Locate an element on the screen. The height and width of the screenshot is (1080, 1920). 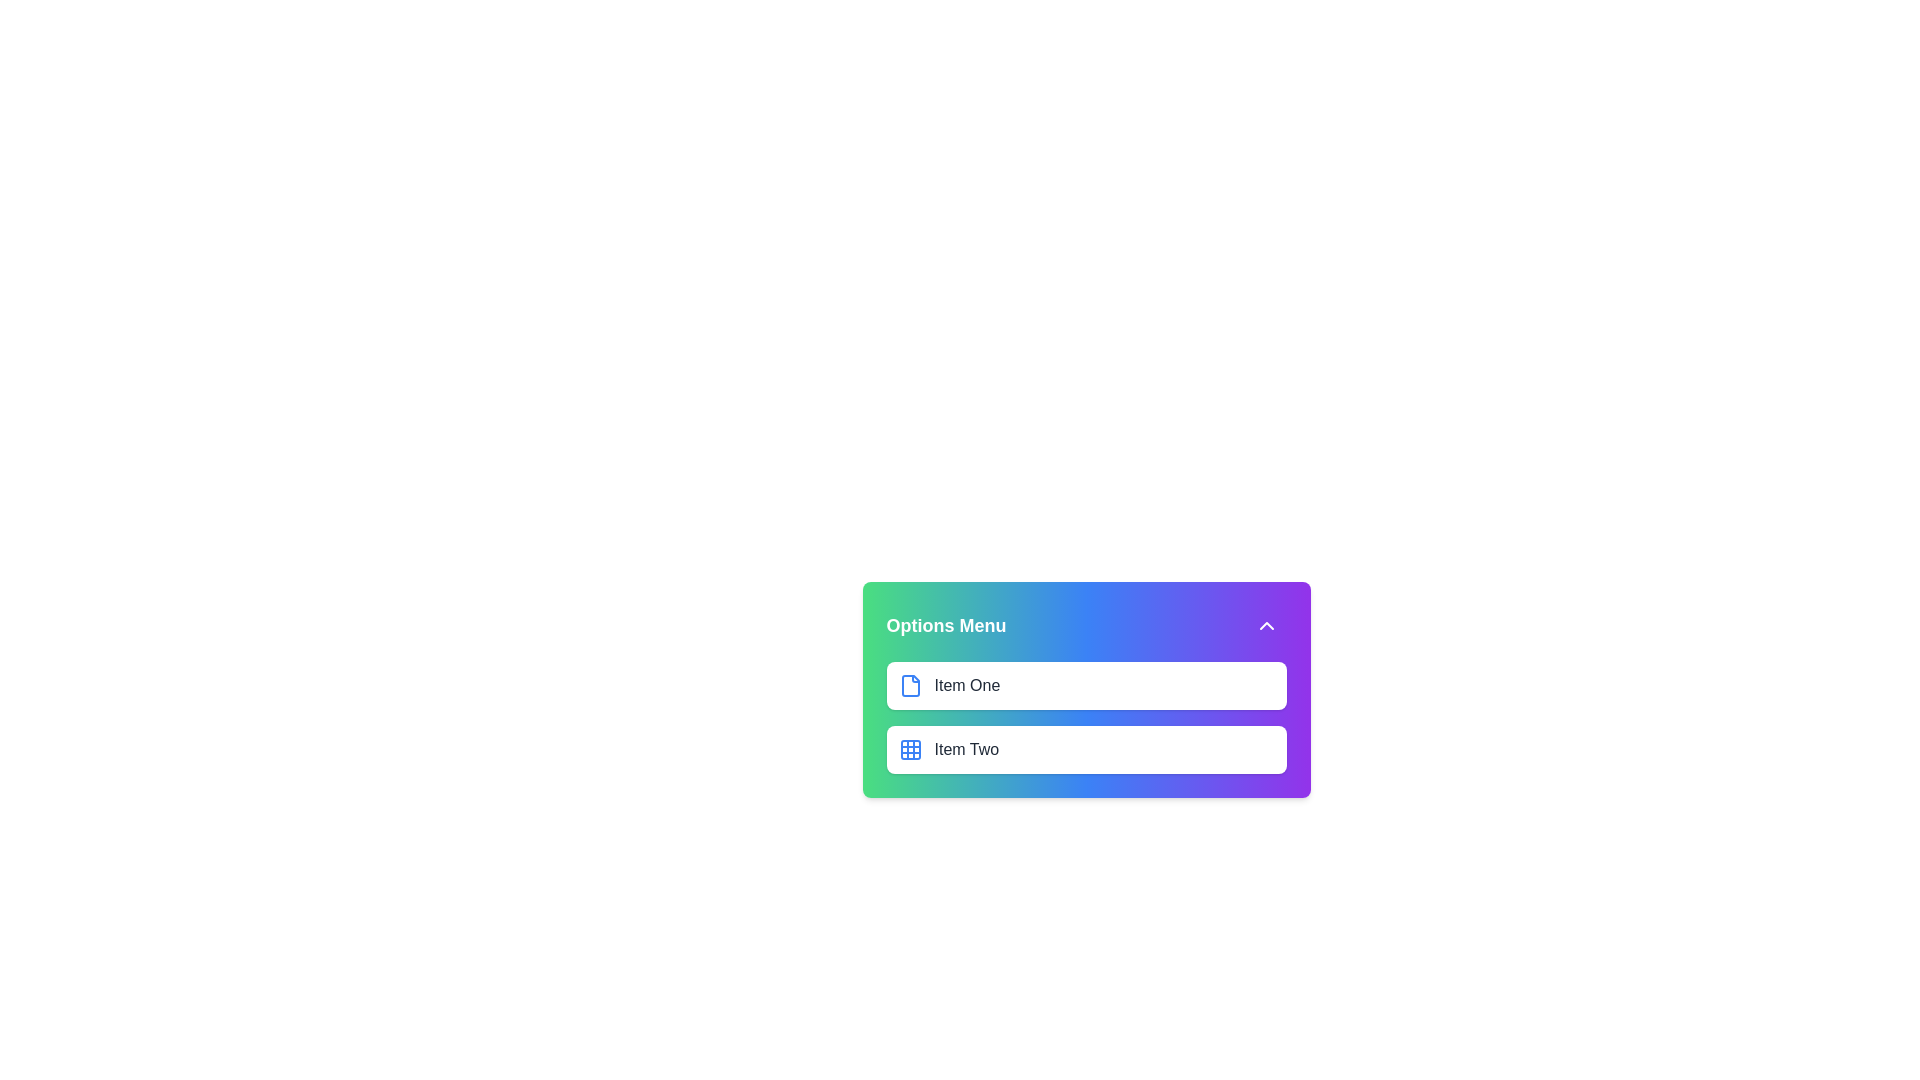
the first icon in the Options Menu, located to the left of the text label 'Item One' is located at coordinates (909, 685).